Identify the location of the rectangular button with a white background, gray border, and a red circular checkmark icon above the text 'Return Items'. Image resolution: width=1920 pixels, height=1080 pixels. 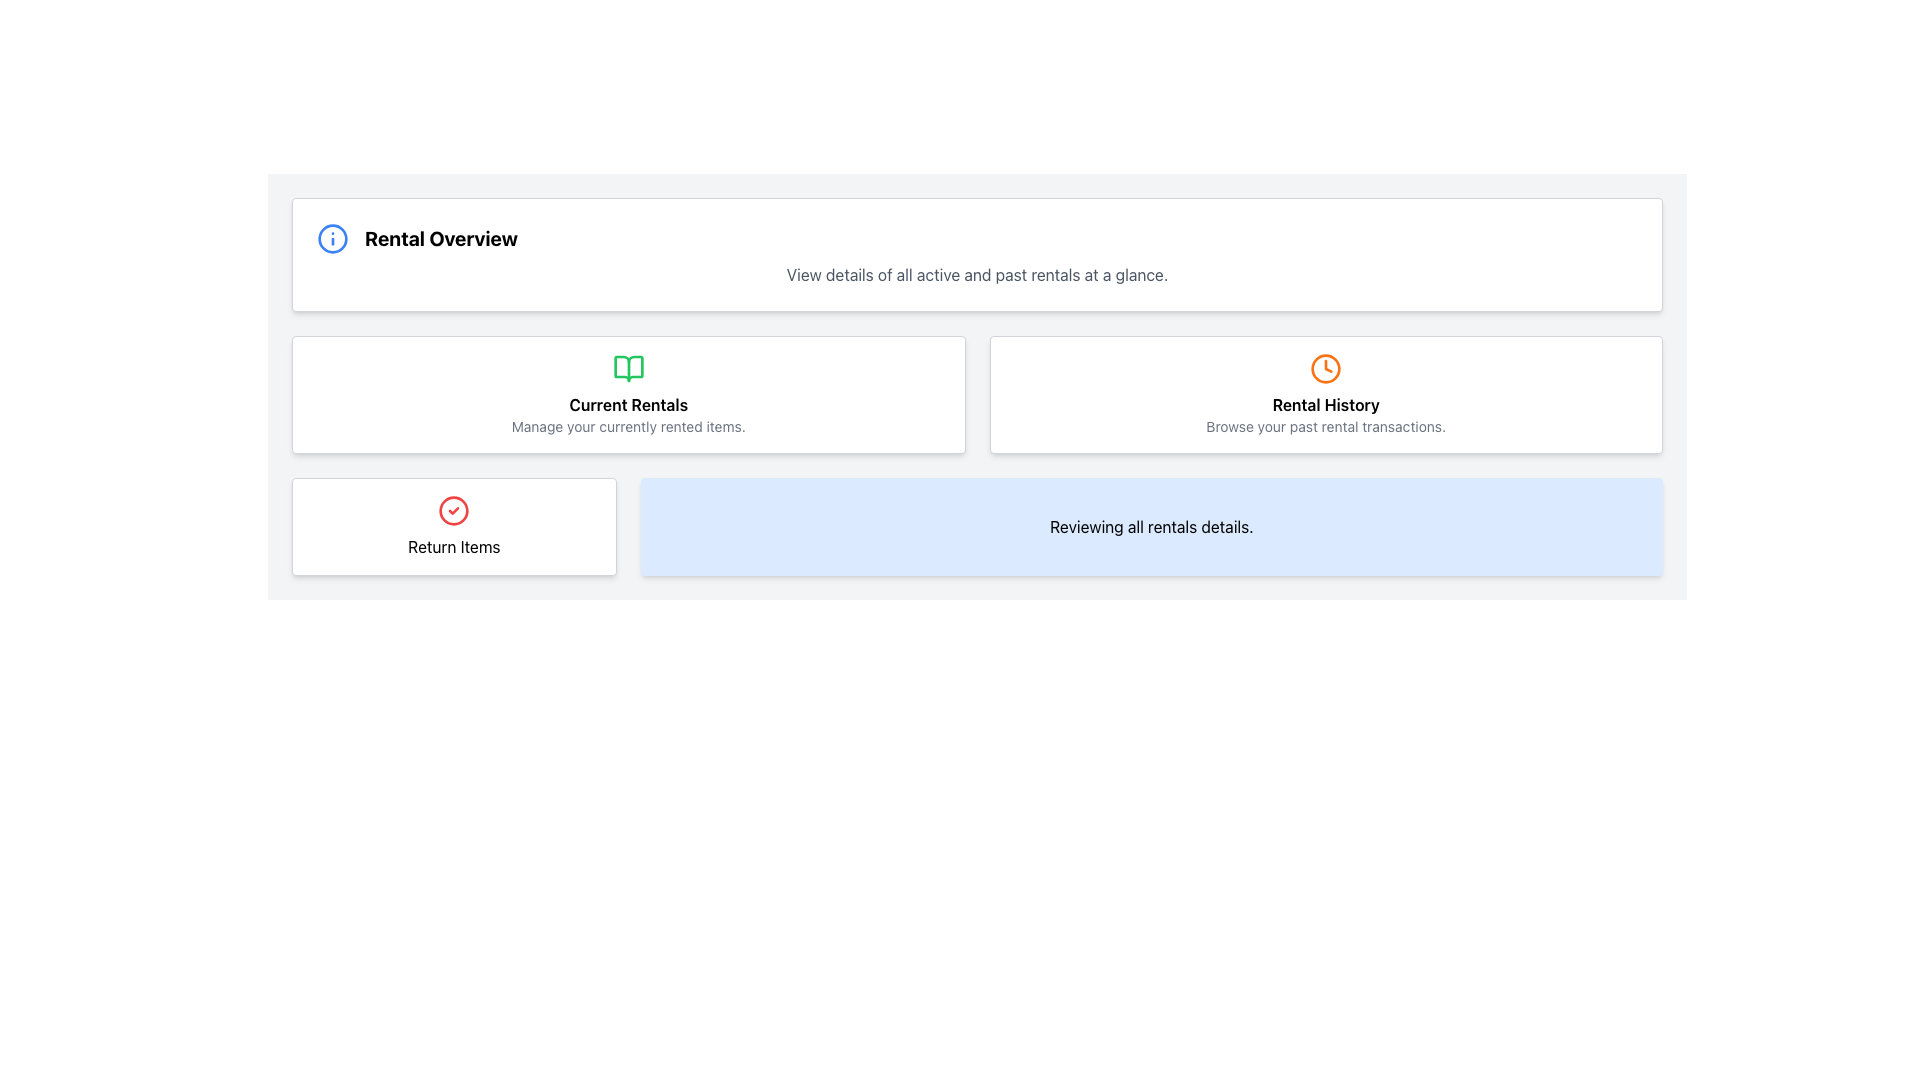
(453, 526).